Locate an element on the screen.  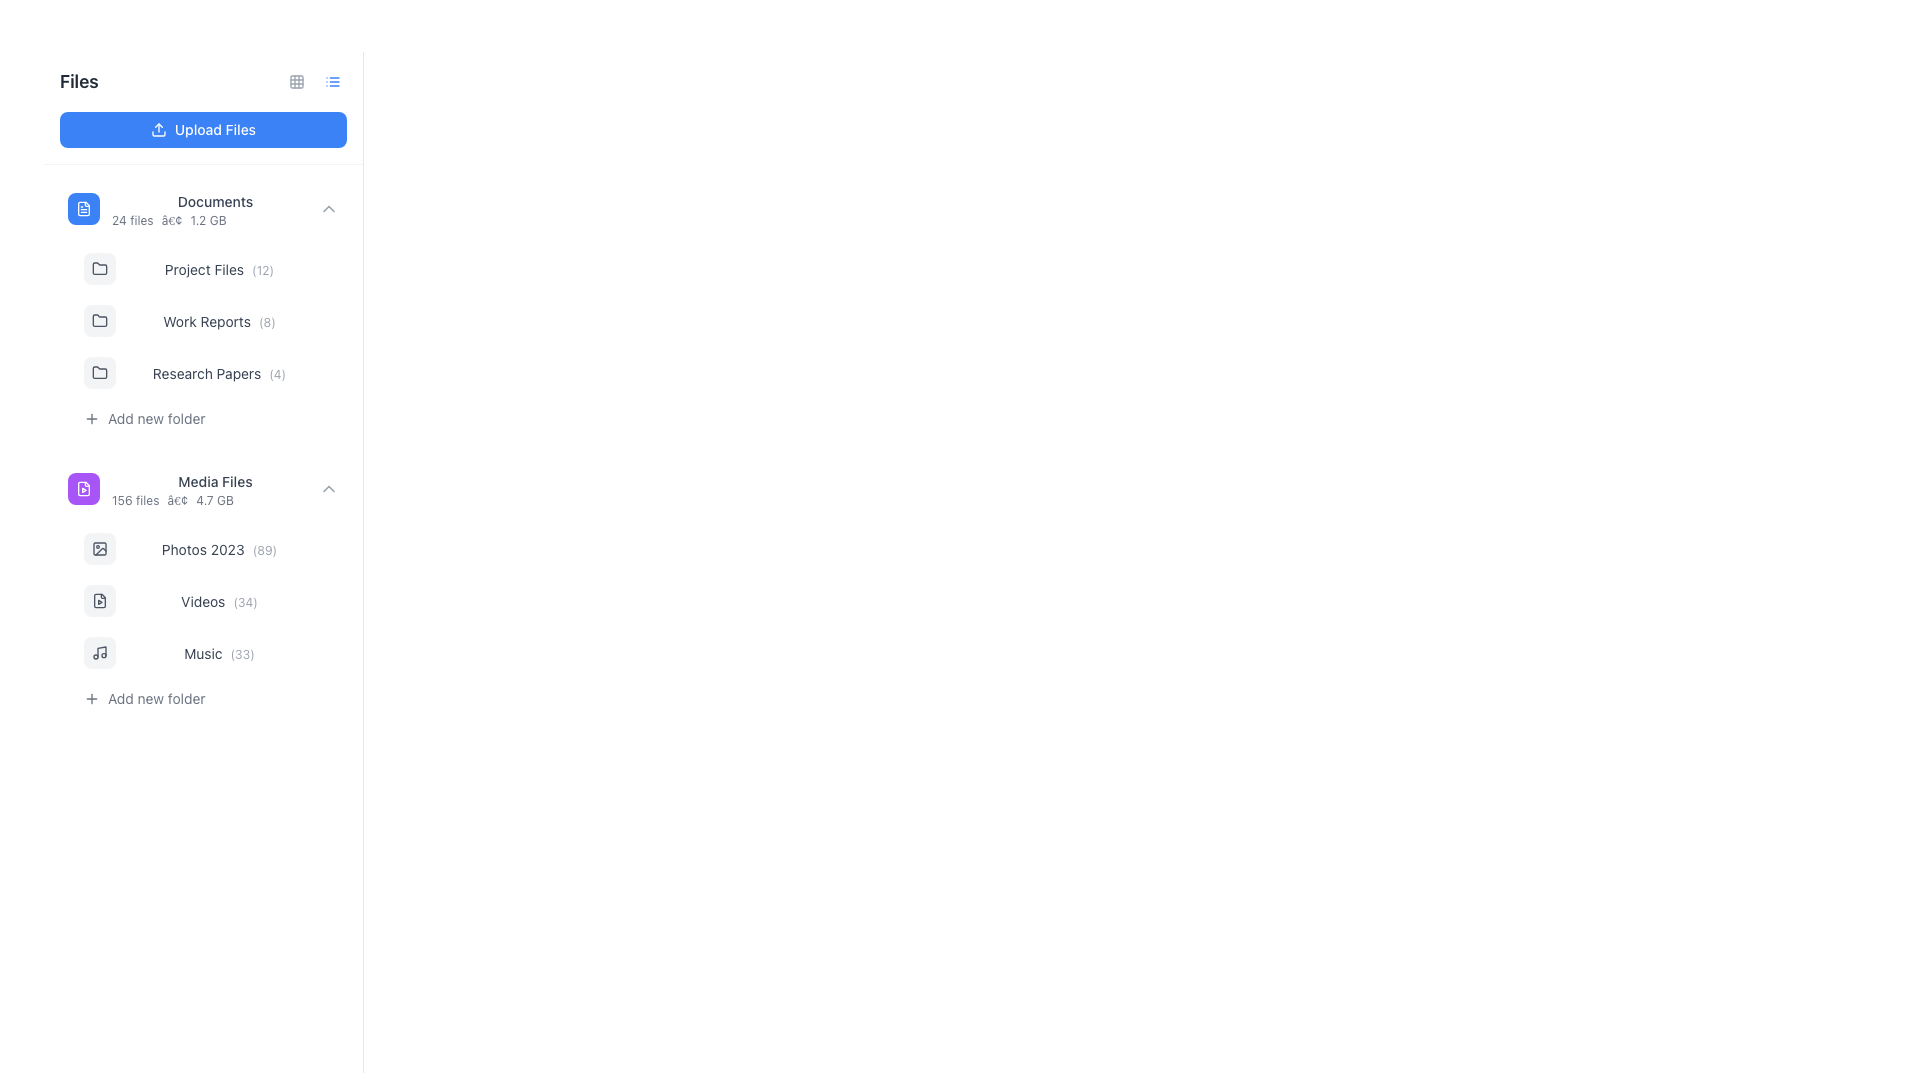
the folder icon representing videos, which is located within the 'Videos' item under the 'Media Files' category in the sidebar is located at coordinates (99, 600).